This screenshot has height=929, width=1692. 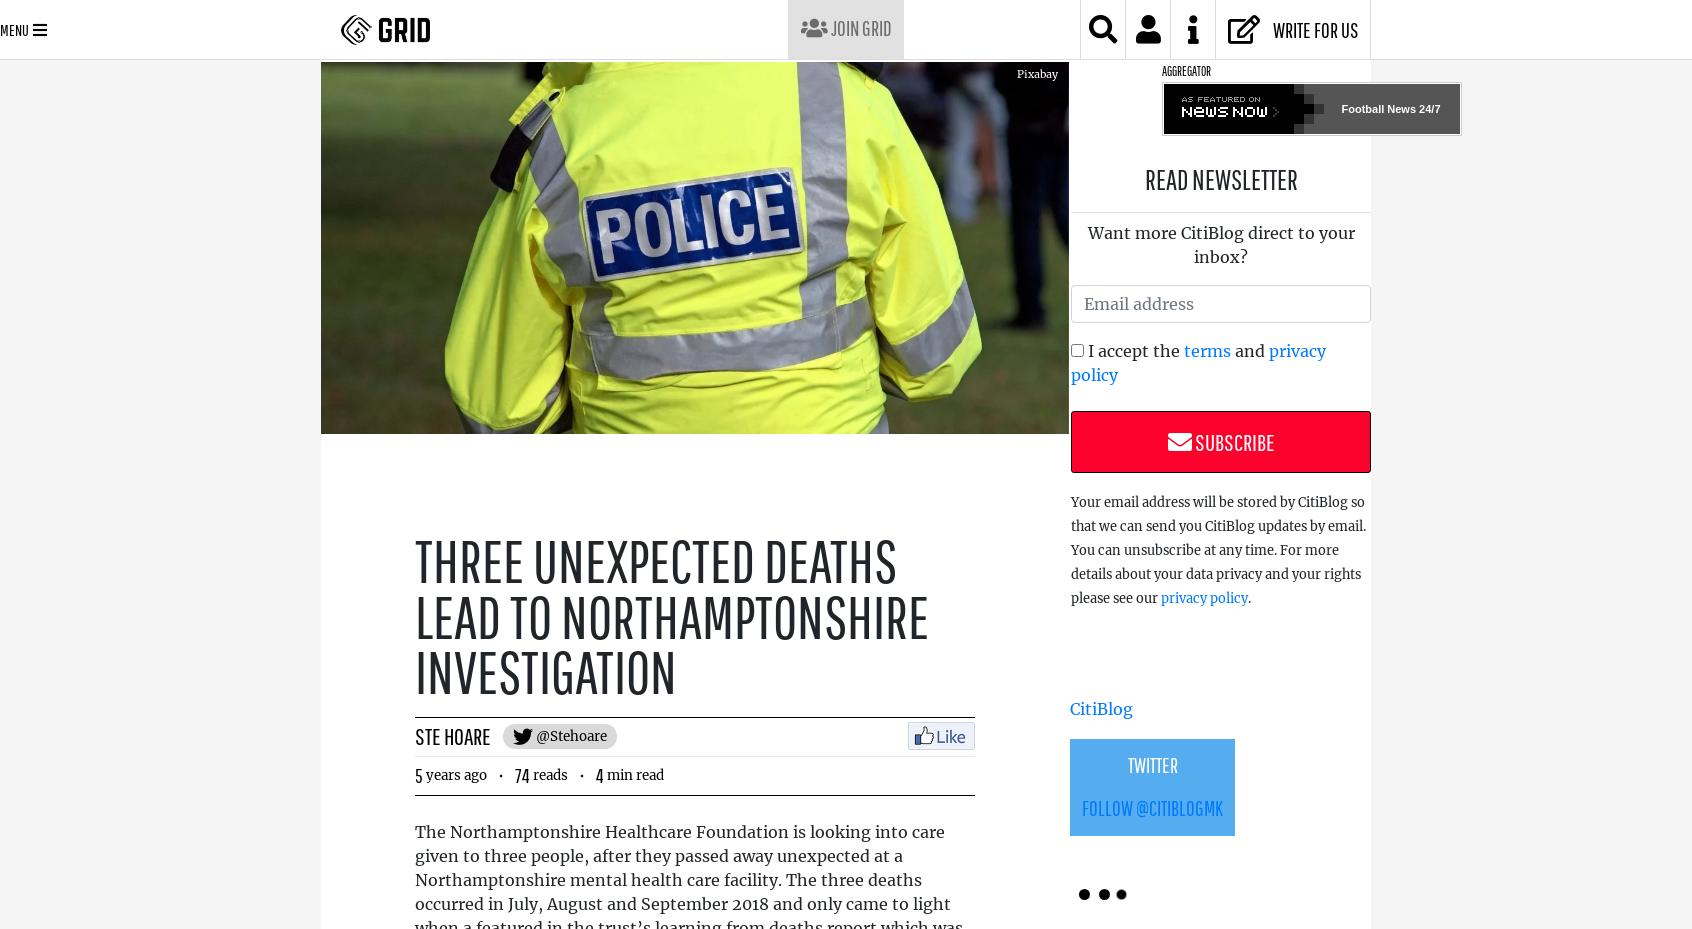 I want to click on 'reads', so click(x=549, y=774).